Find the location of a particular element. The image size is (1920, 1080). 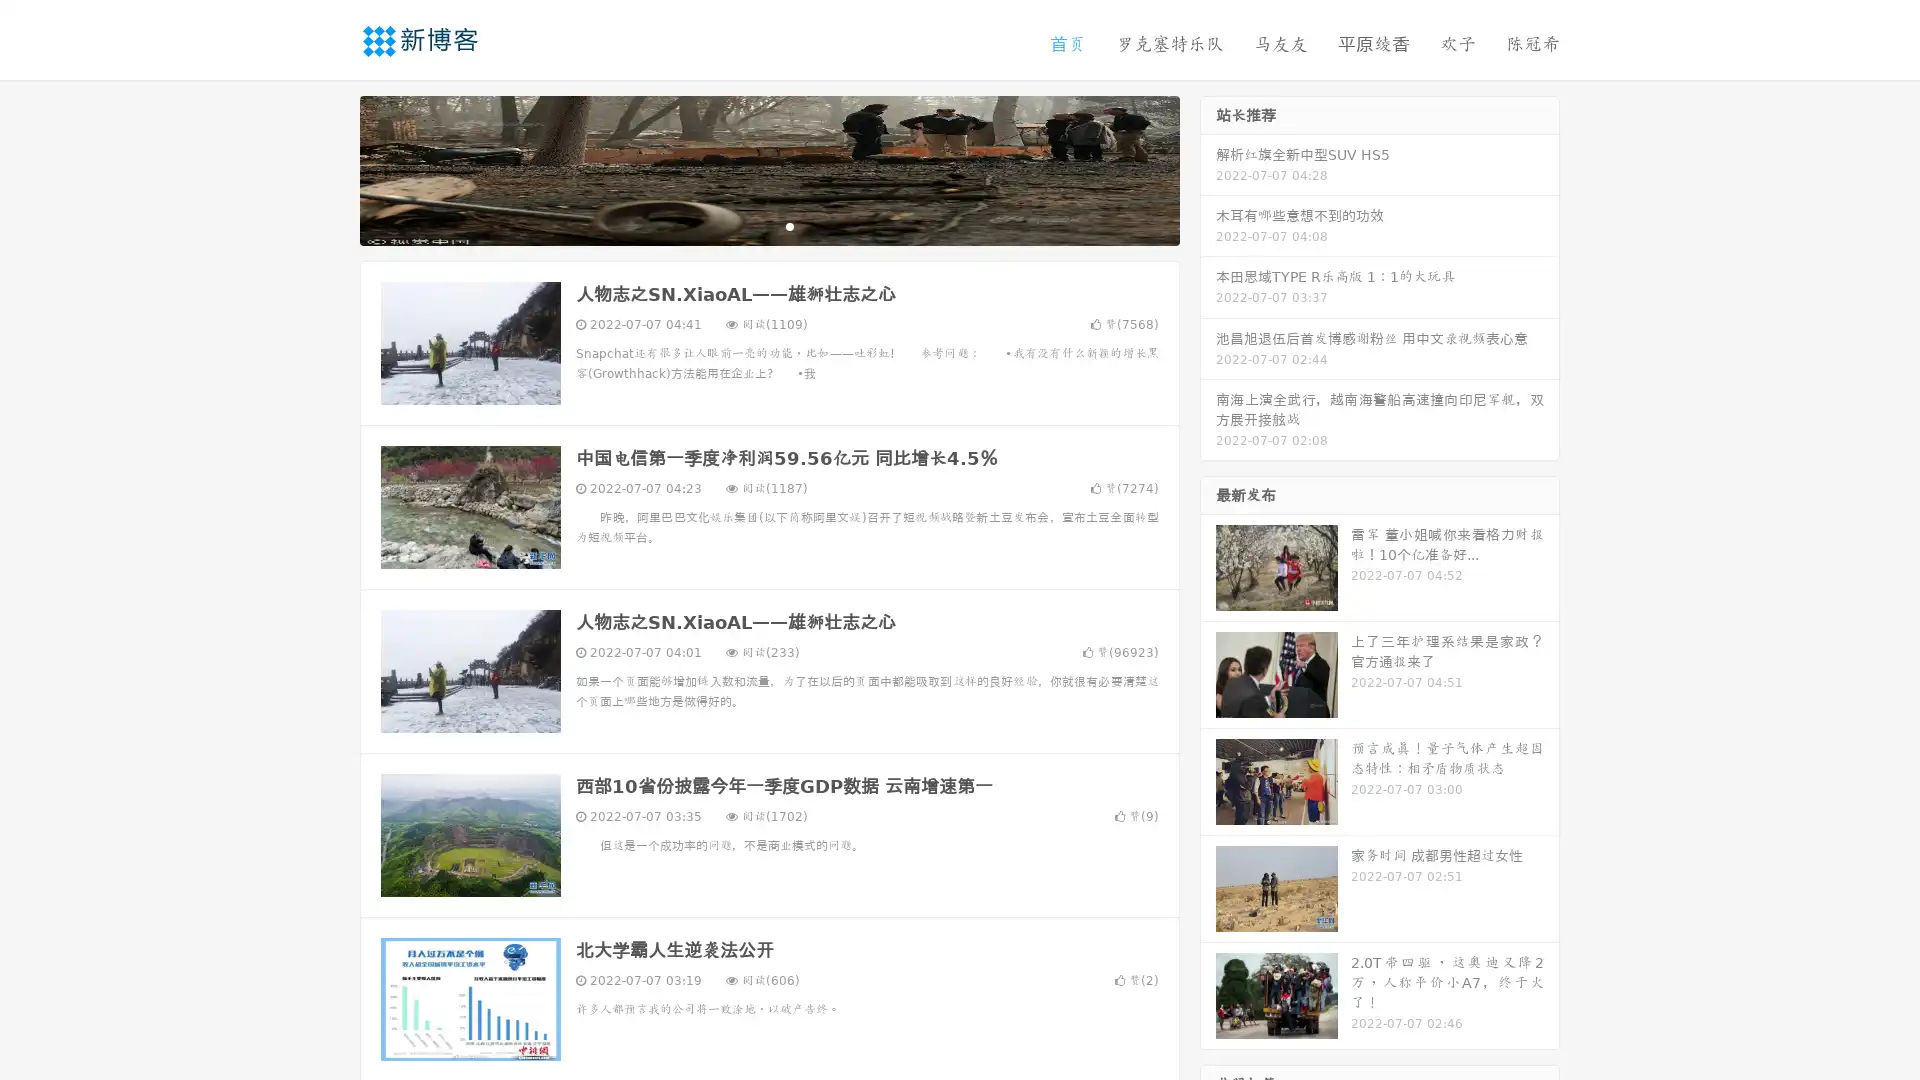

Go to slide 1 is located at coordinates (748, 225).